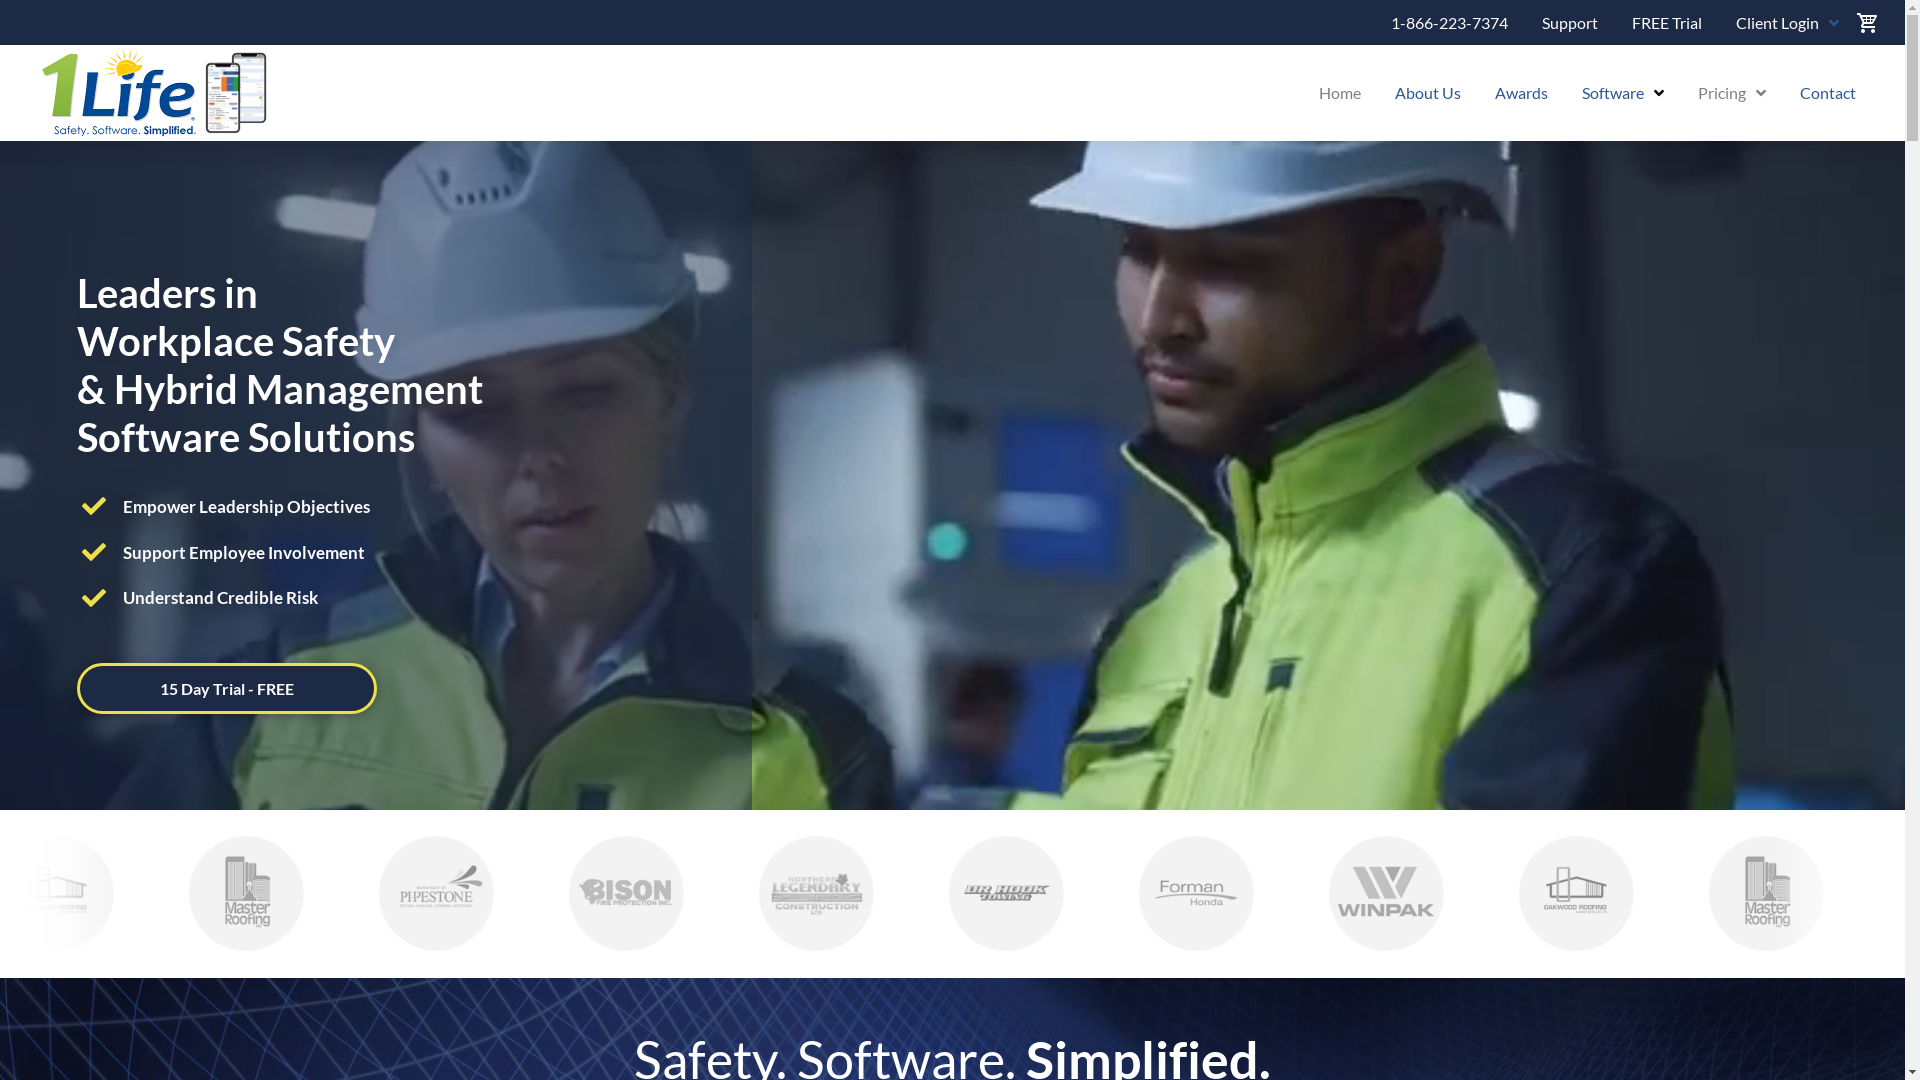 This screenshot has height=1080, width=1920. I want to click on 'About Us', so click(1376, 92).